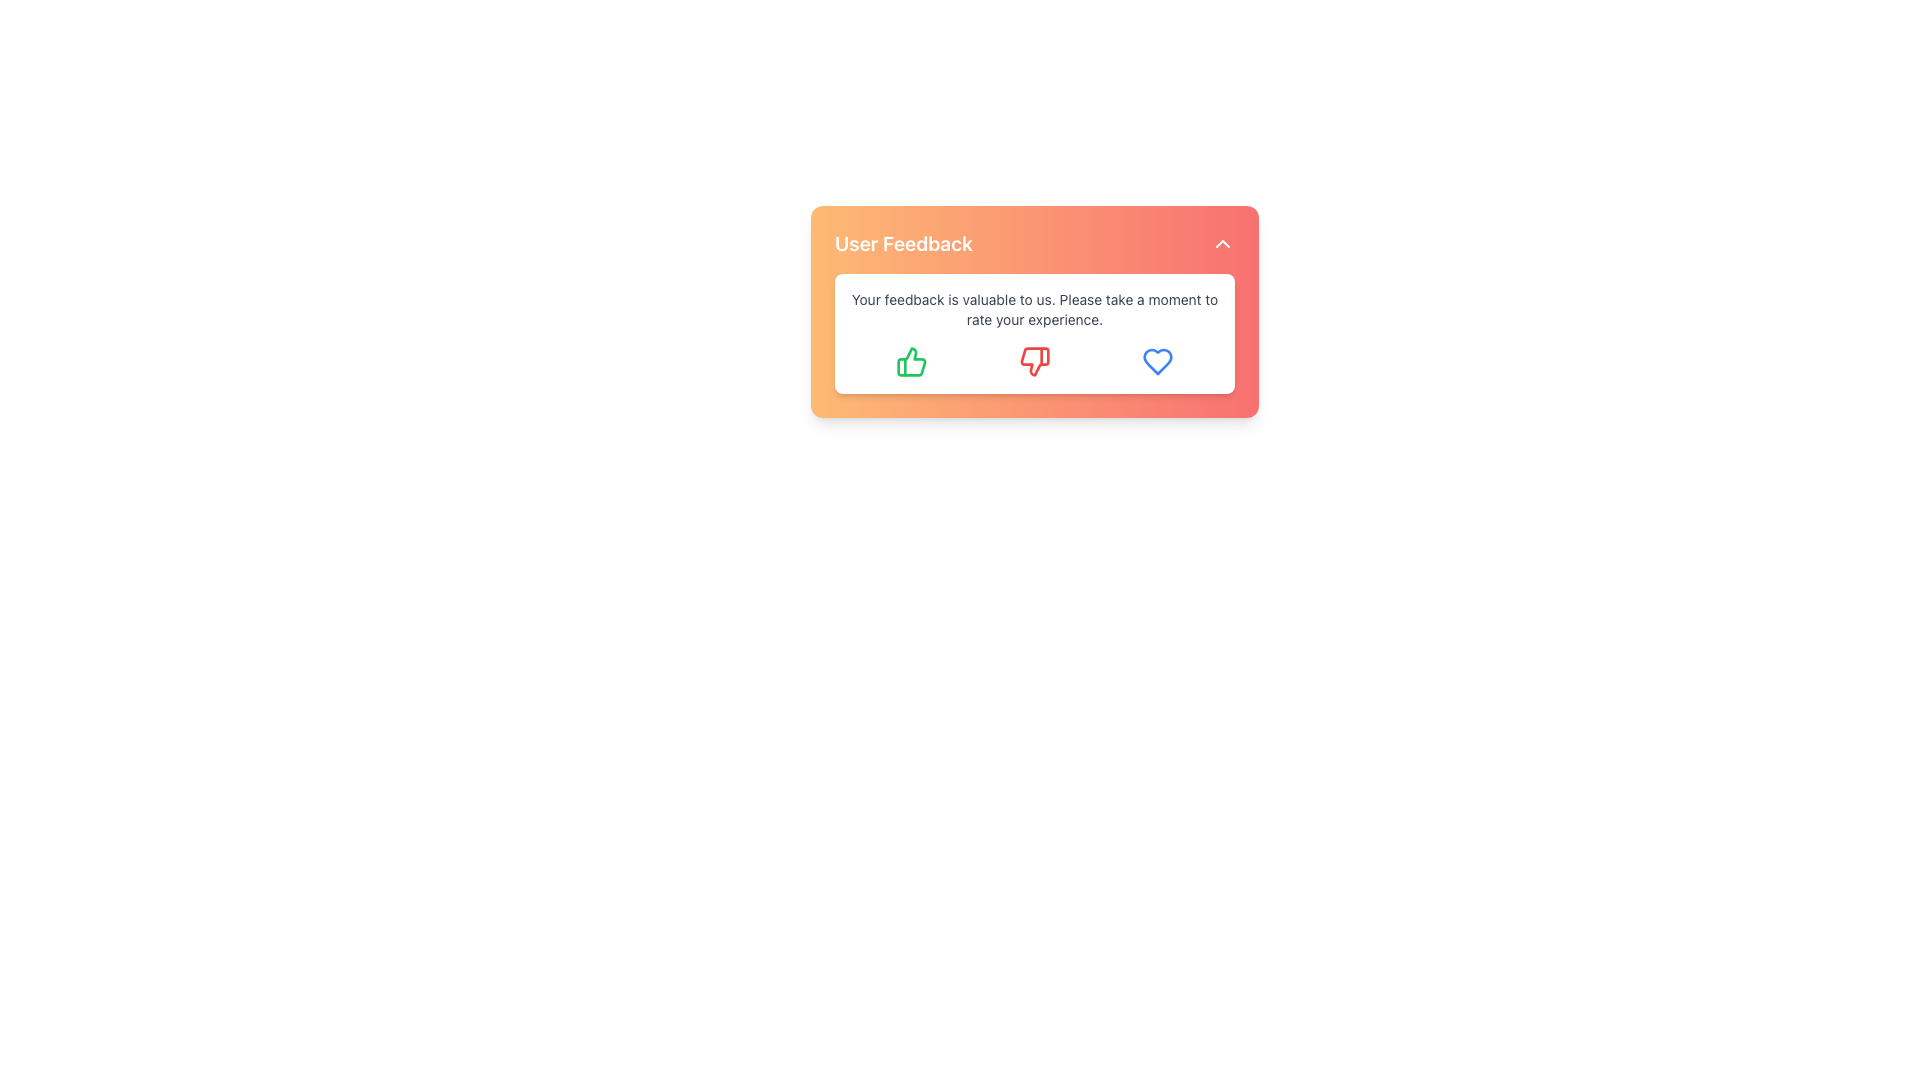 The height and width of the screenshot is (1080, 1920). Describe the element at coordinates (911, 362) in the screenshot. I see `the green thumbs-up icon located in the middle of the feedback card to indicate approval` at that location.